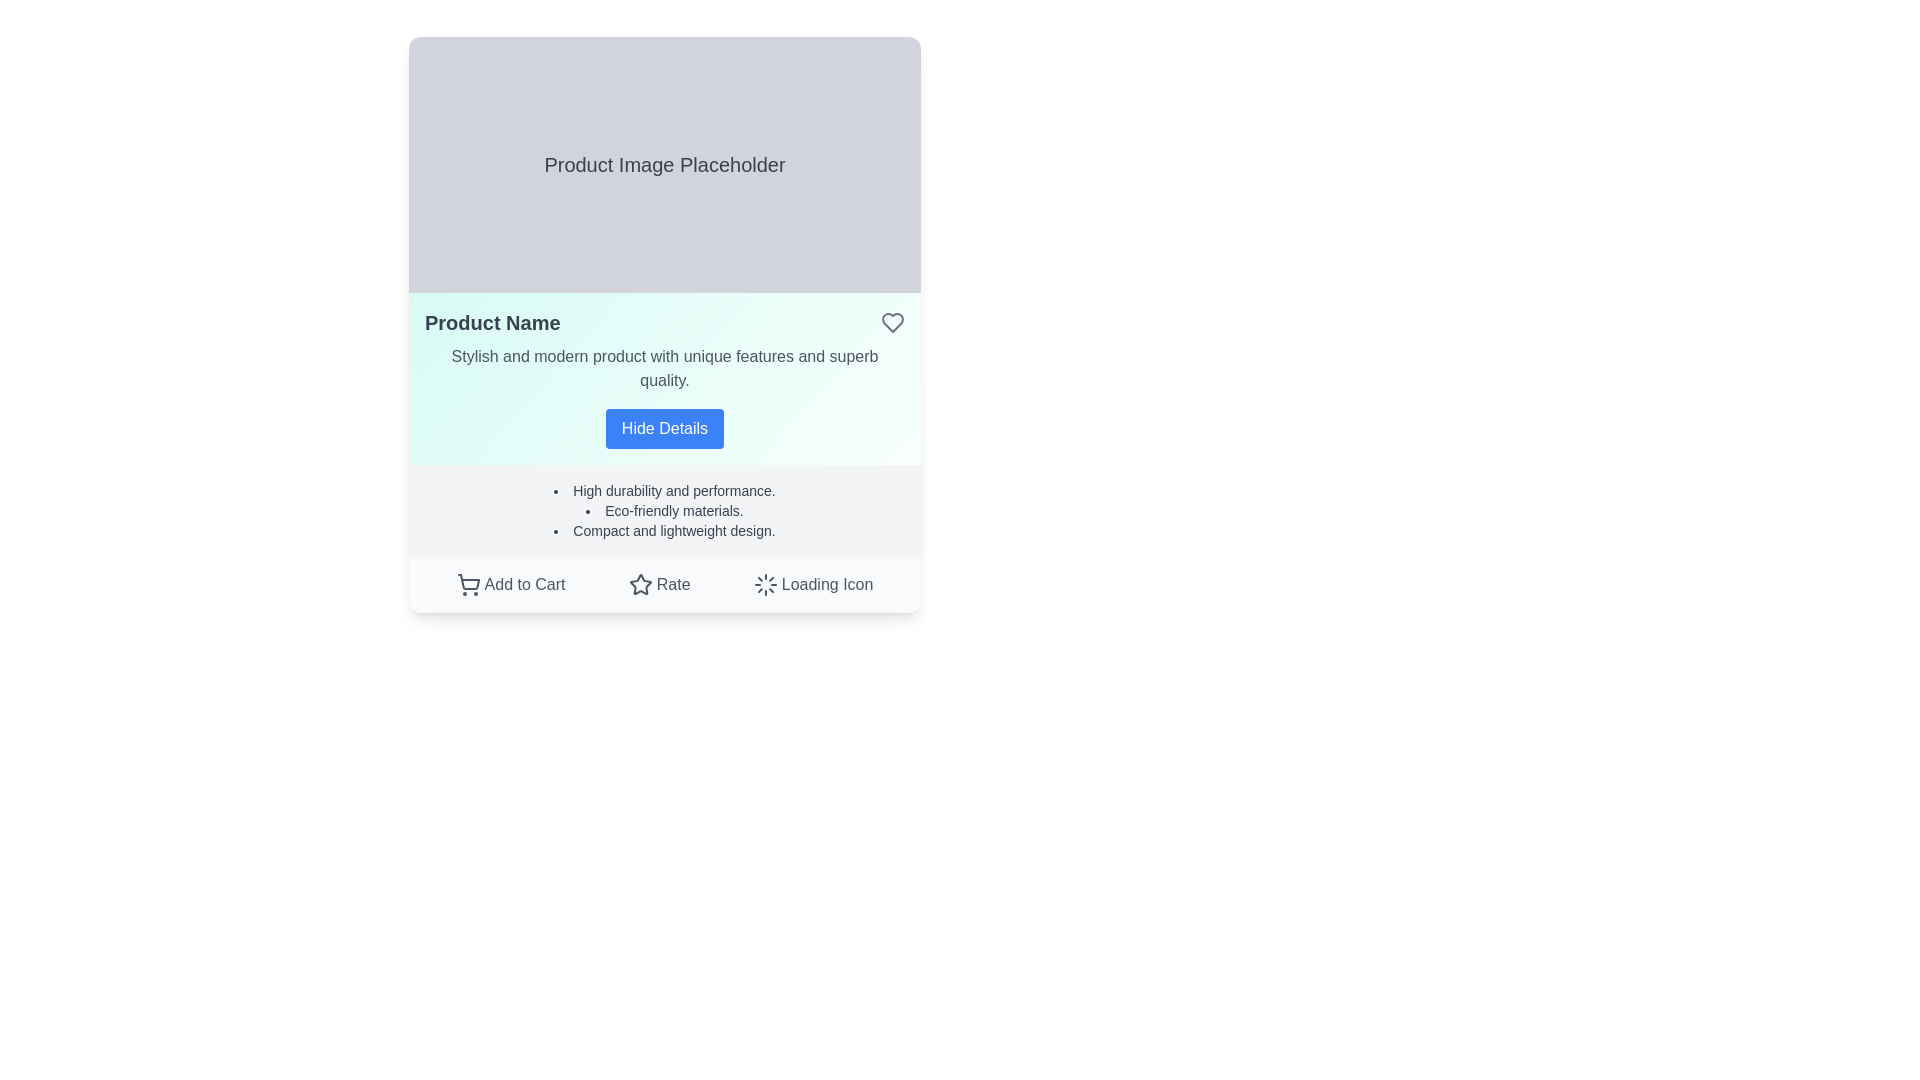 Image resolution: width=1920 pixels, height=1080 pixels. Describe the element at coordinates (665, 369) in the screenshot. I see `the text description styled in medium font size and gray color, which is located underneath the bold title 'Product Name' and above the button labeled 'Hide Details'` at that location.